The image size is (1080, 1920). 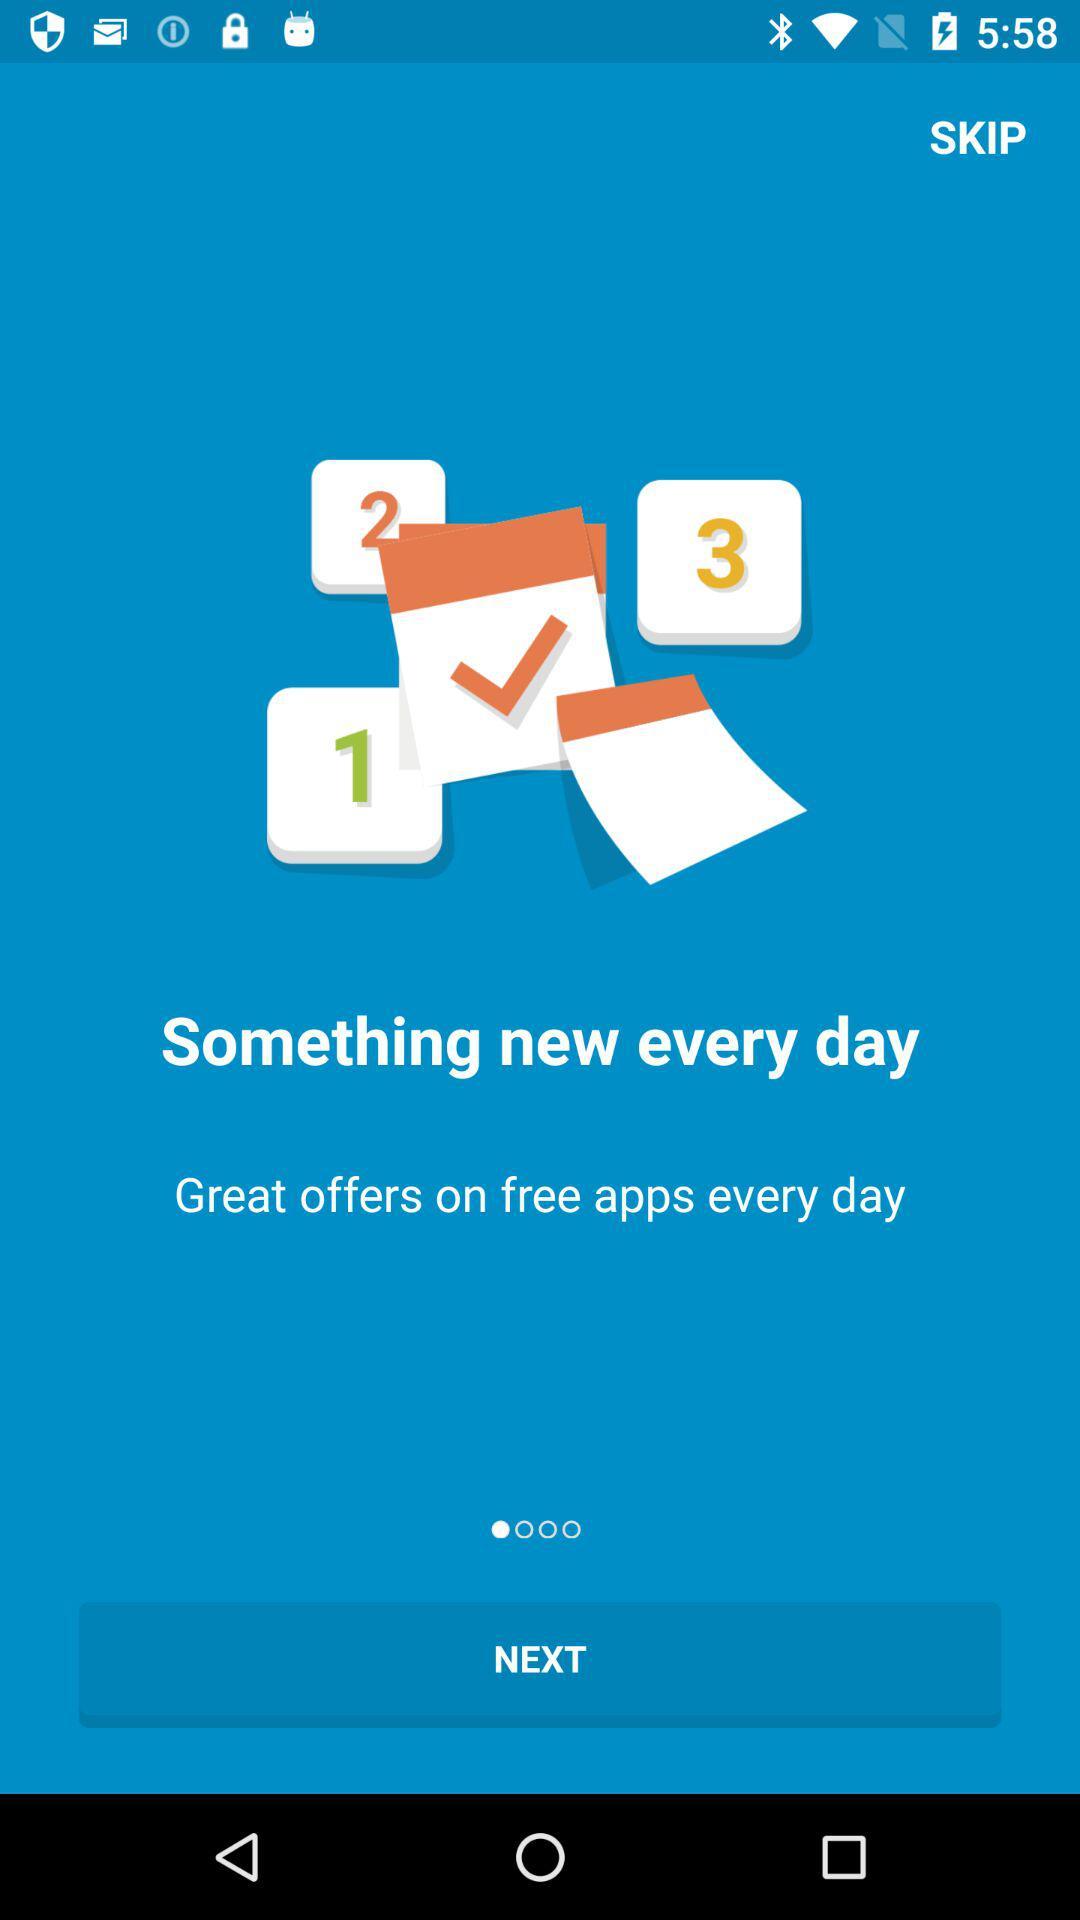 I want to click on the item above the something new every app, so click(x=977, y=135).